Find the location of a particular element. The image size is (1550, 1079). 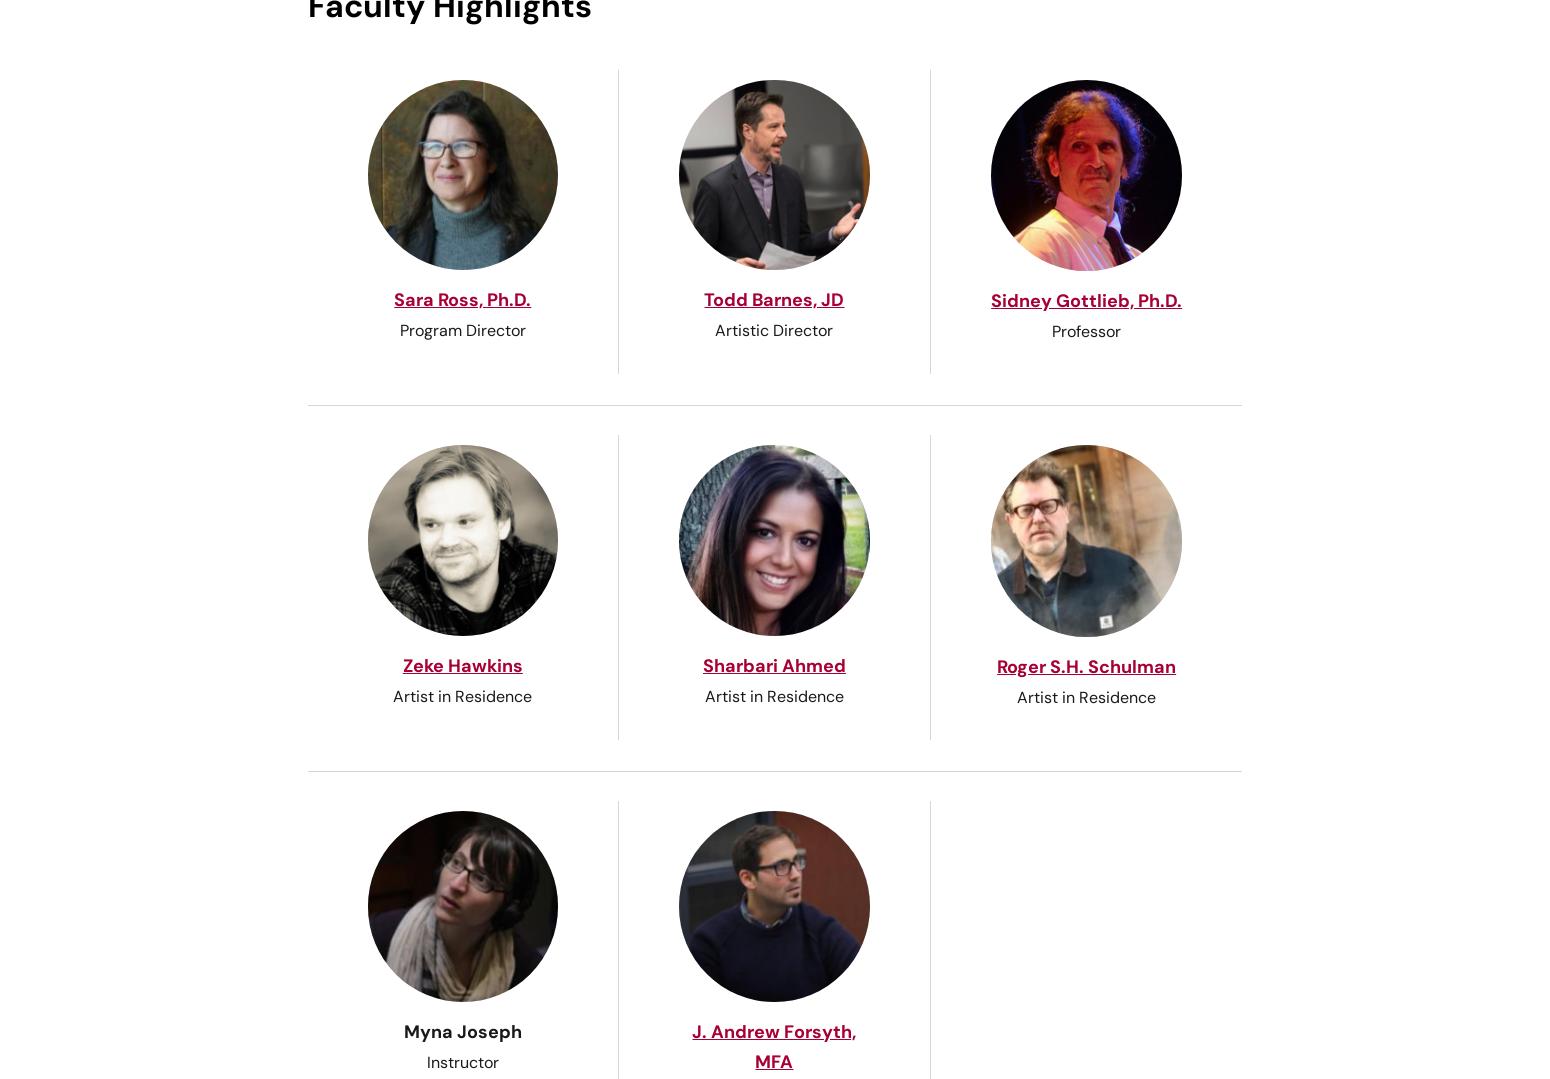

'Sara Ross, Ph.D.' is located at coordinates (394, 298).